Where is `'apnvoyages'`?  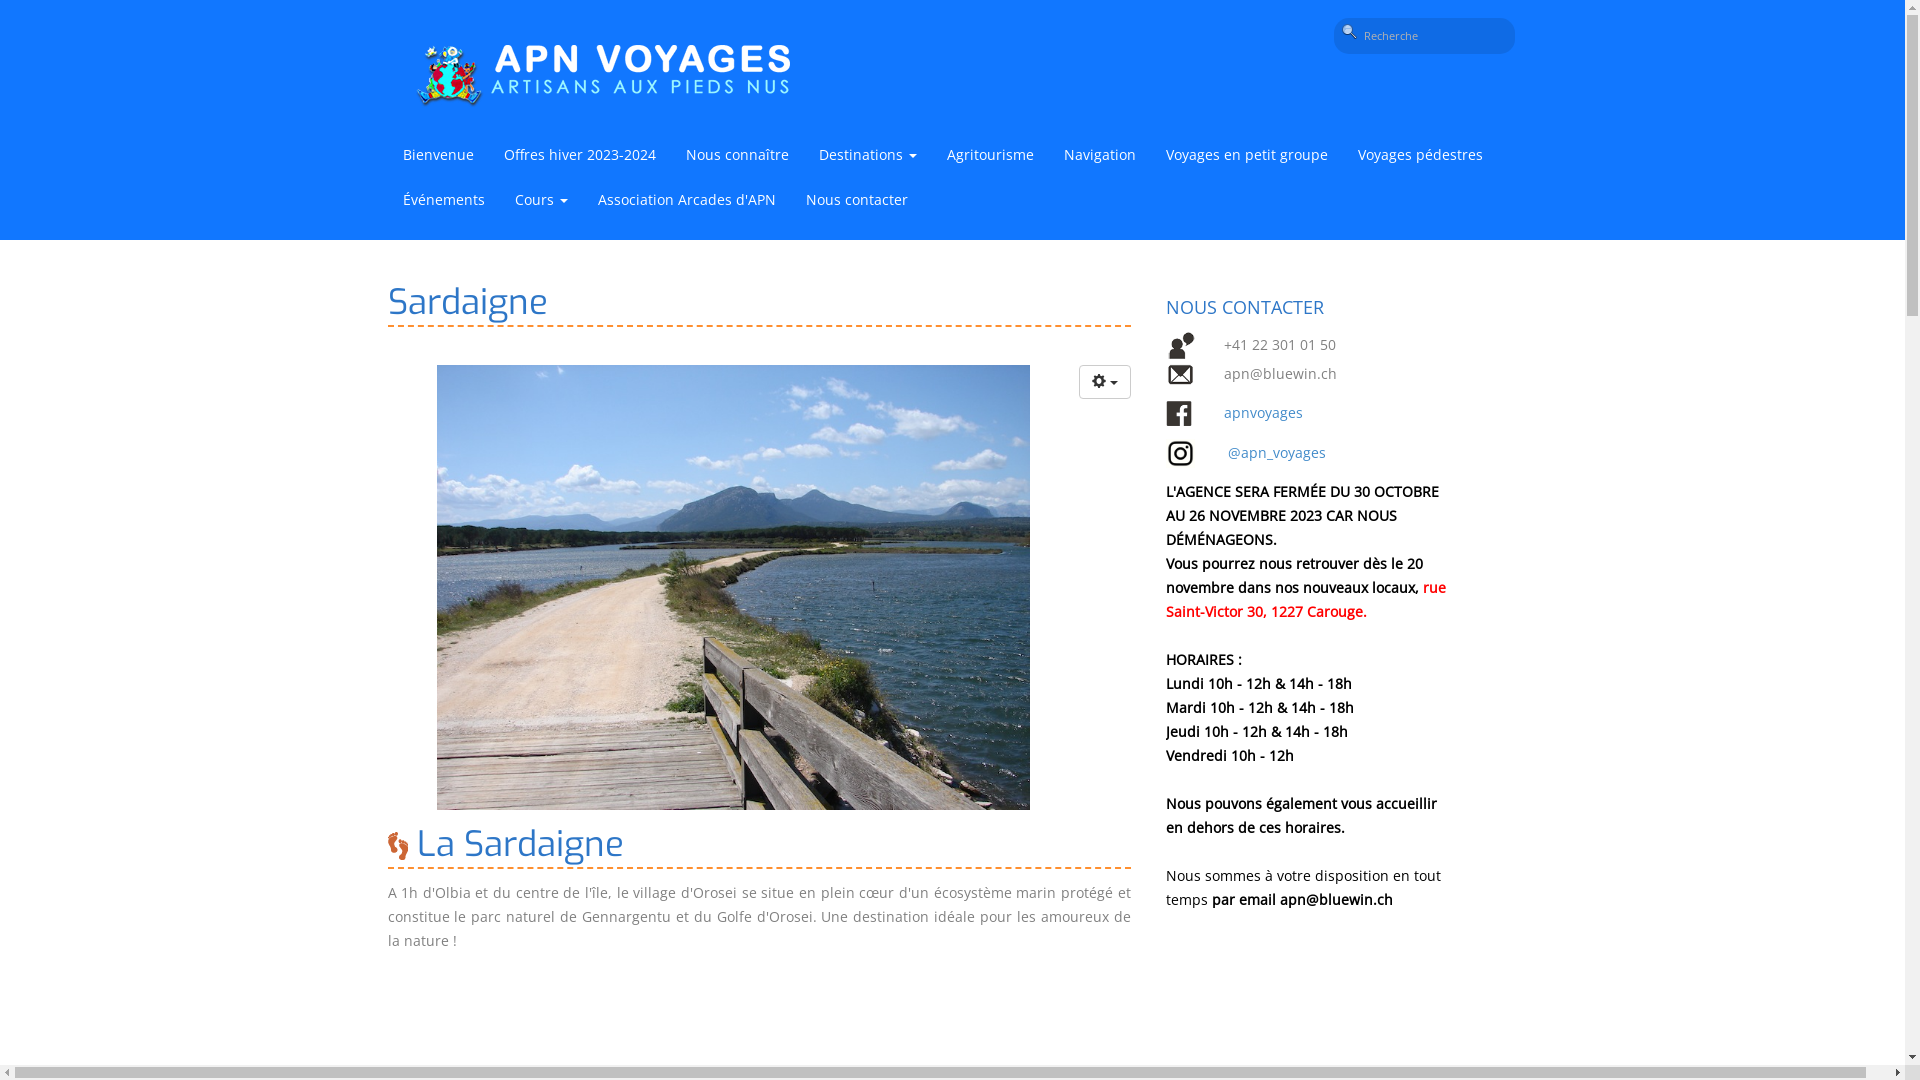
'apnvoyages' is located at coordinates (1262, 411).